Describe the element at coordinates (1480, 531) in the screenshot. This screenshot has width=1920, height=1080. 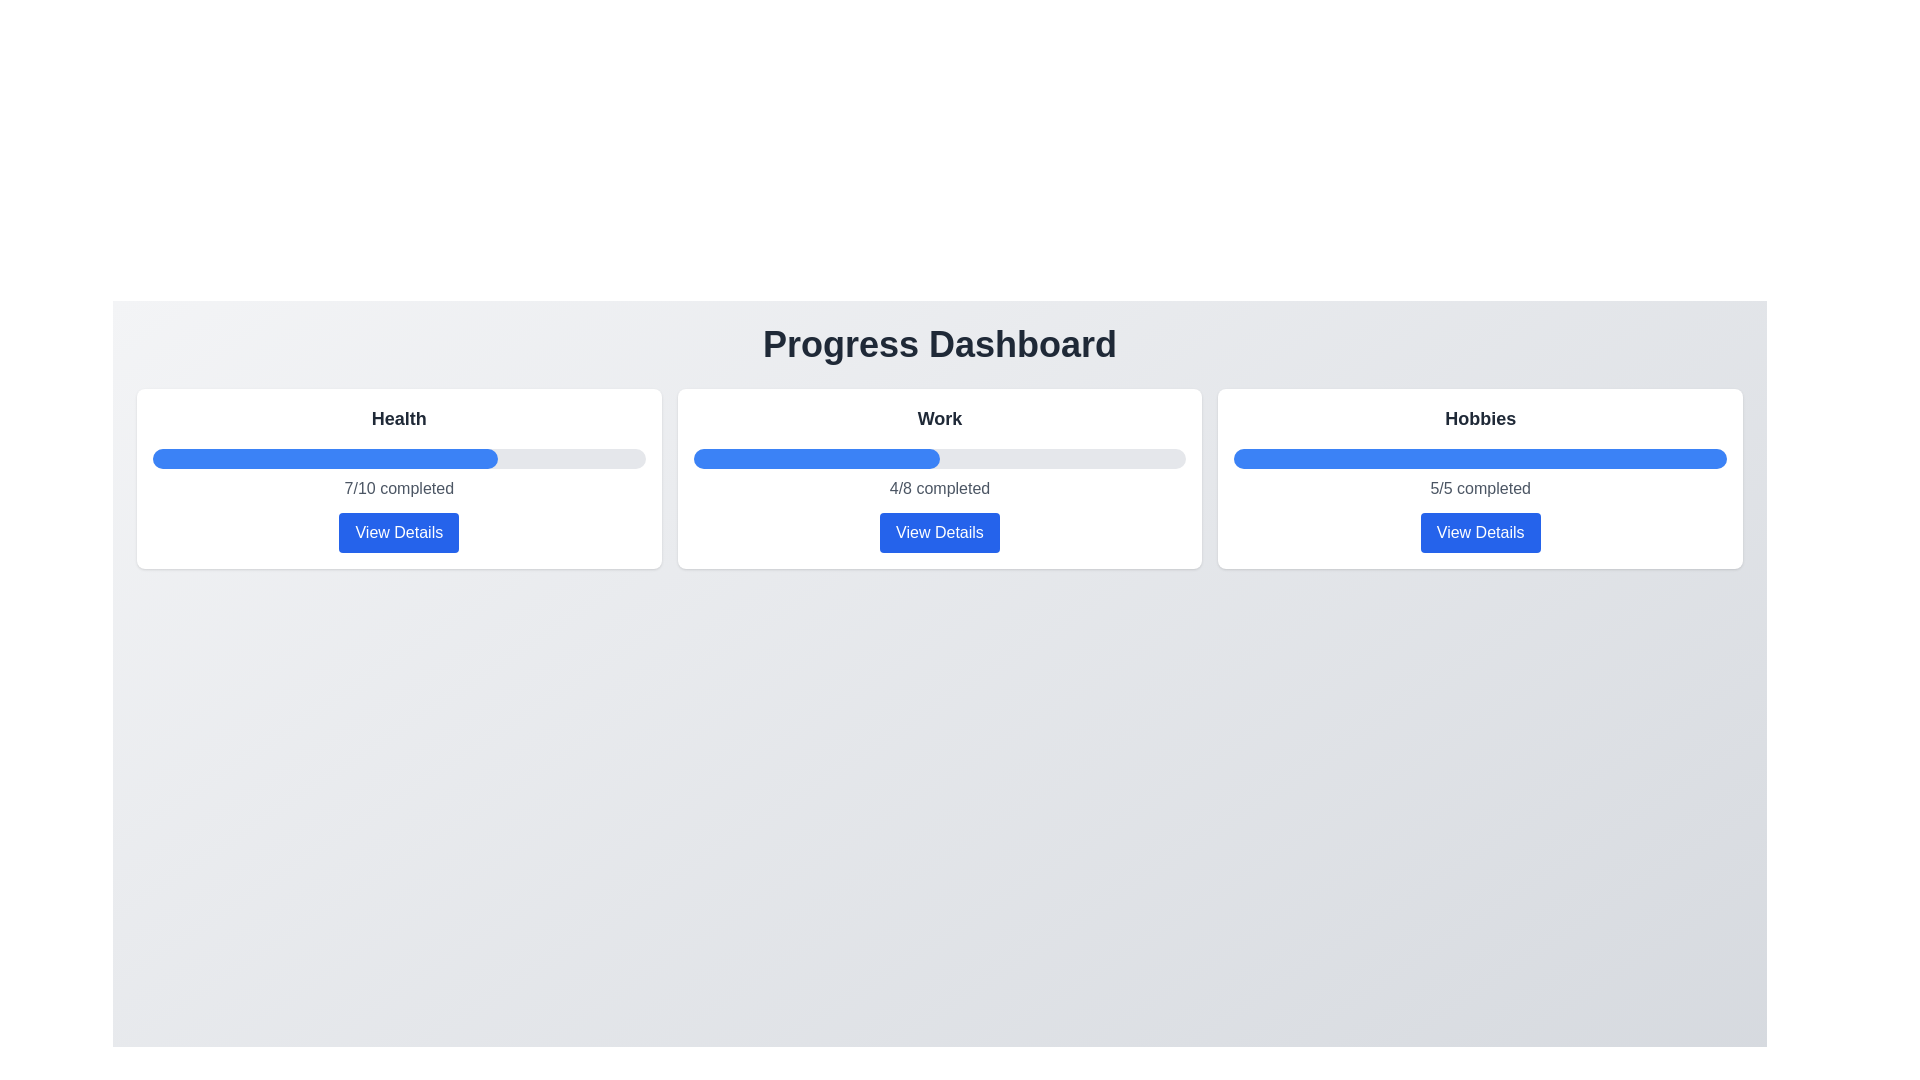
I see `the 'View Details' button located at the bottom of the rightmost card titled 'Hobbies' to initiate navigation or action` at that location.